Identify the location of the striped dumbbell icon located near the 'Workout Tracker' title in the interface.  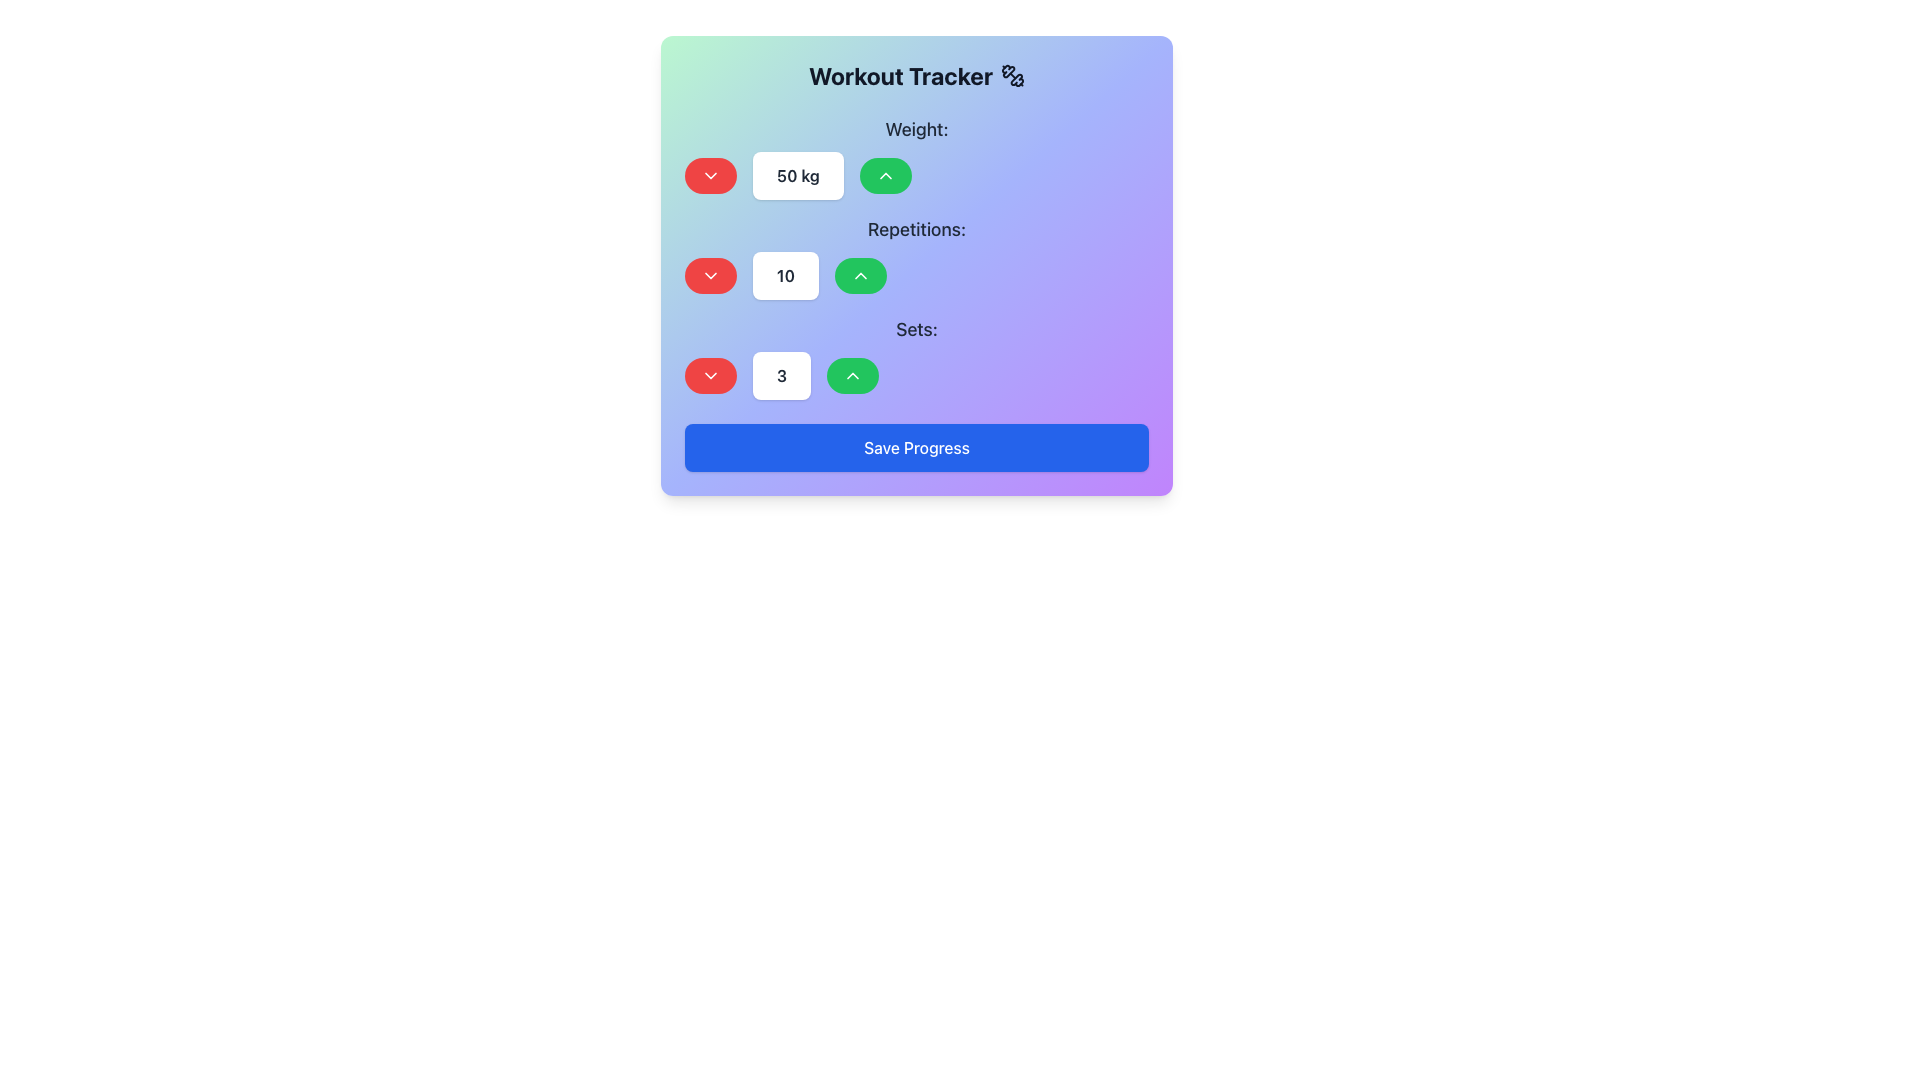
(1017, 79).